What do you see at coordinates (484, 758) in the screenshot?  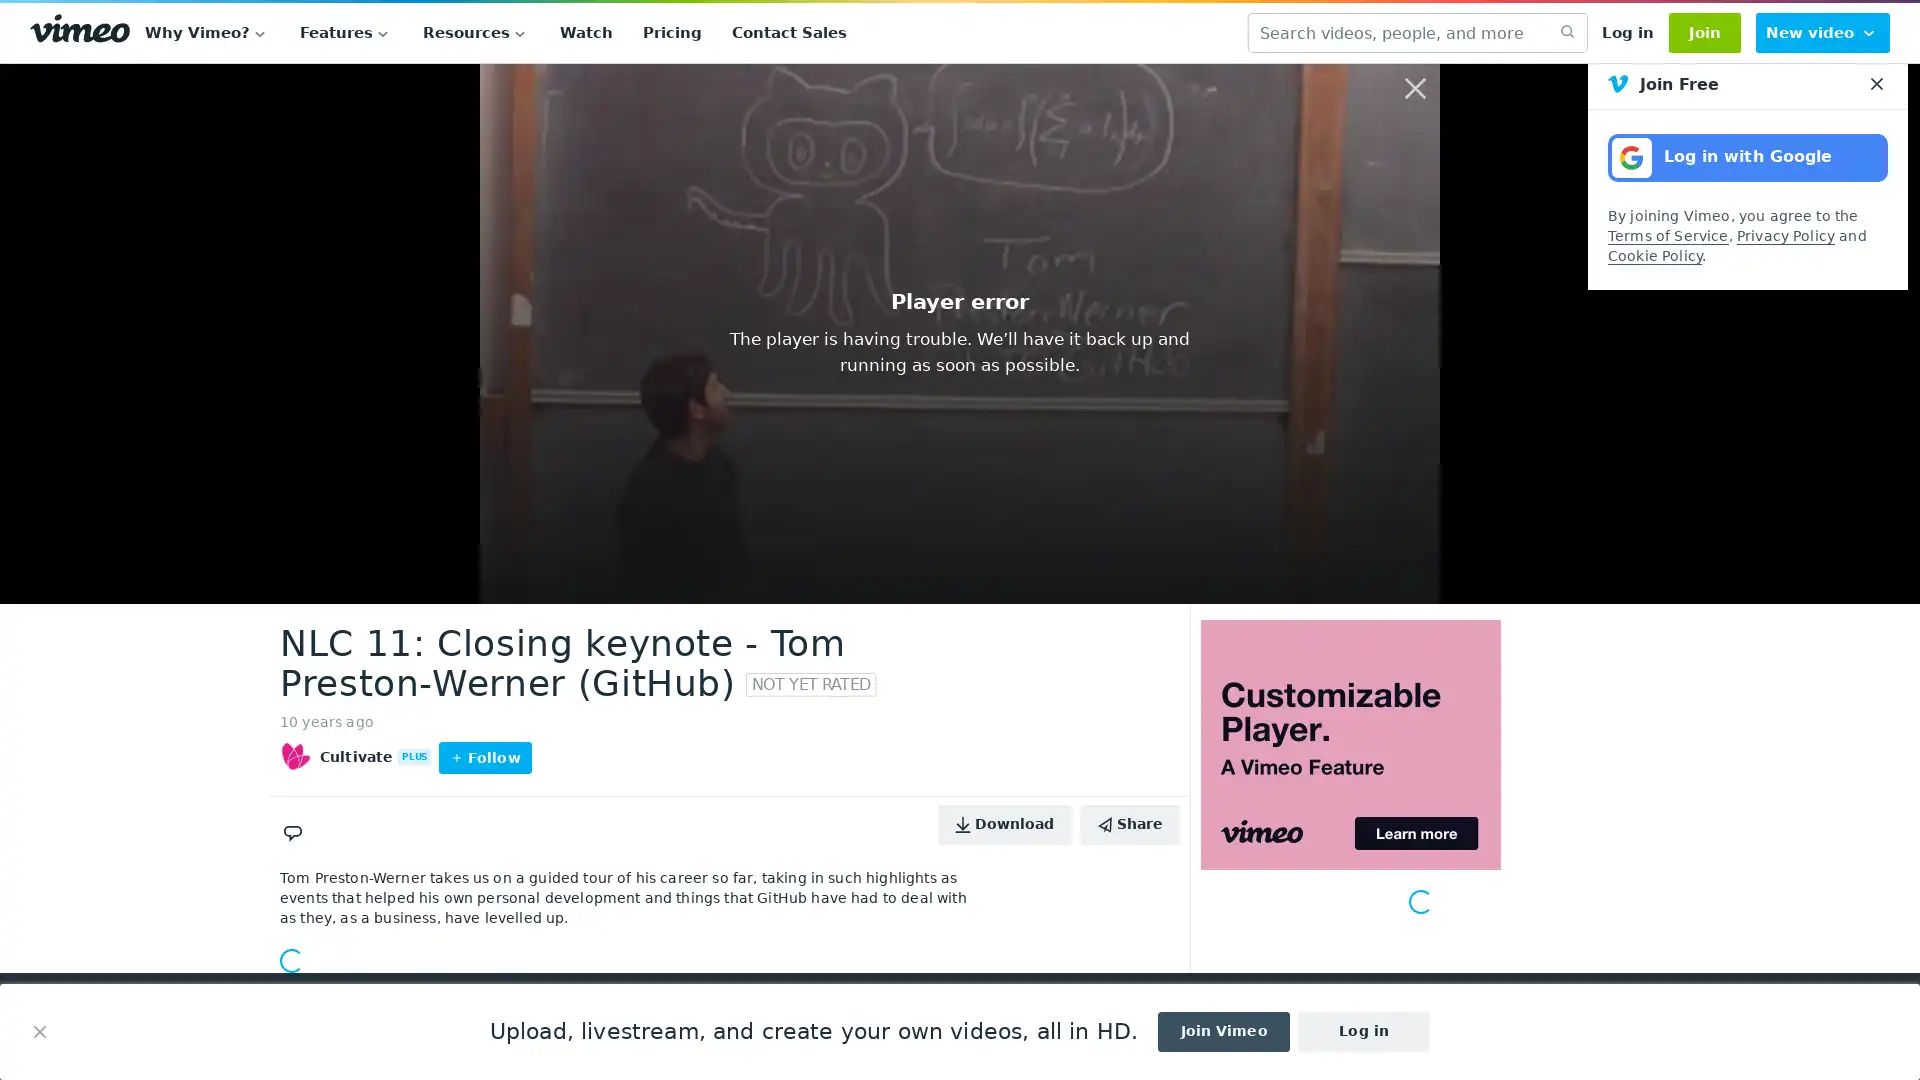 I see `Follow` at bounding box center [484, 758].